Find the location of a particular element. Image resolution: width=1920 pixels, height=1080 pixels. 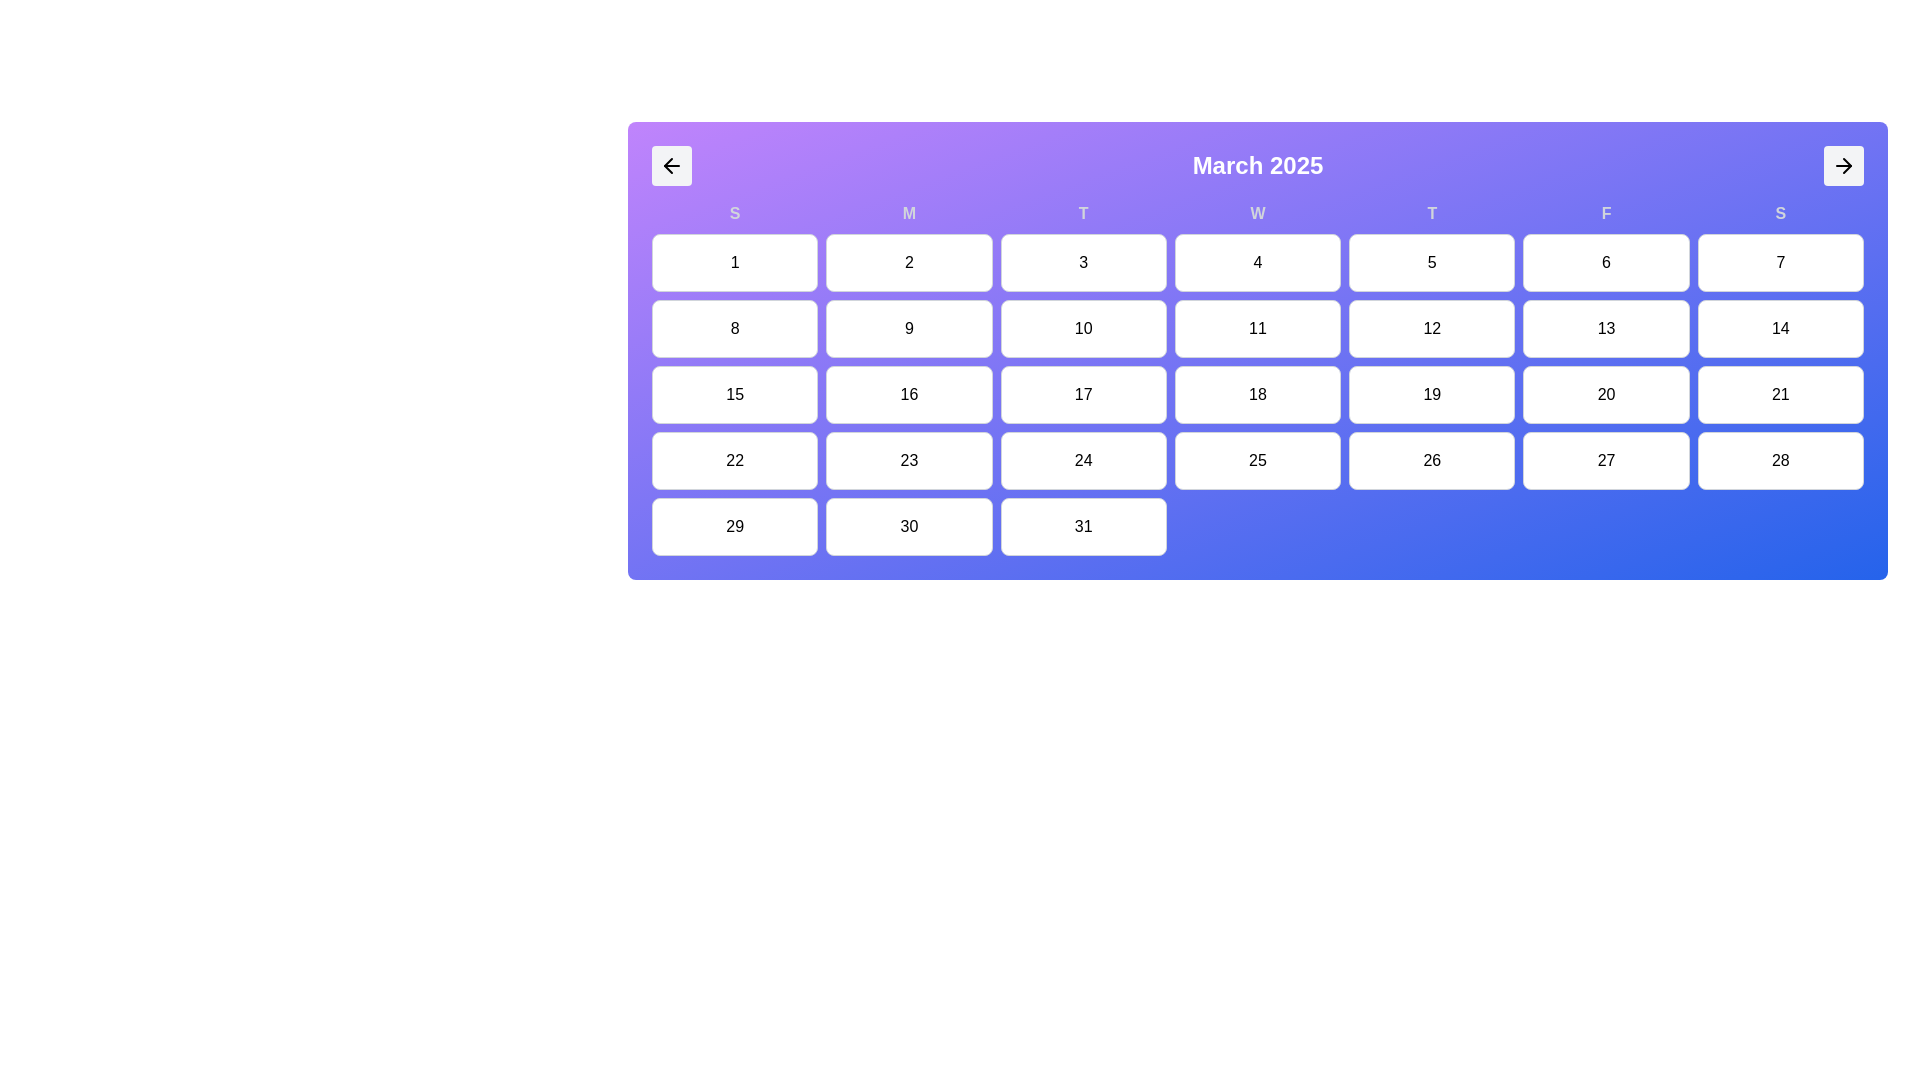

the right-pointing arrow icon button located in the upper-right corner of the main interface is located at coordinates (1842, 164).